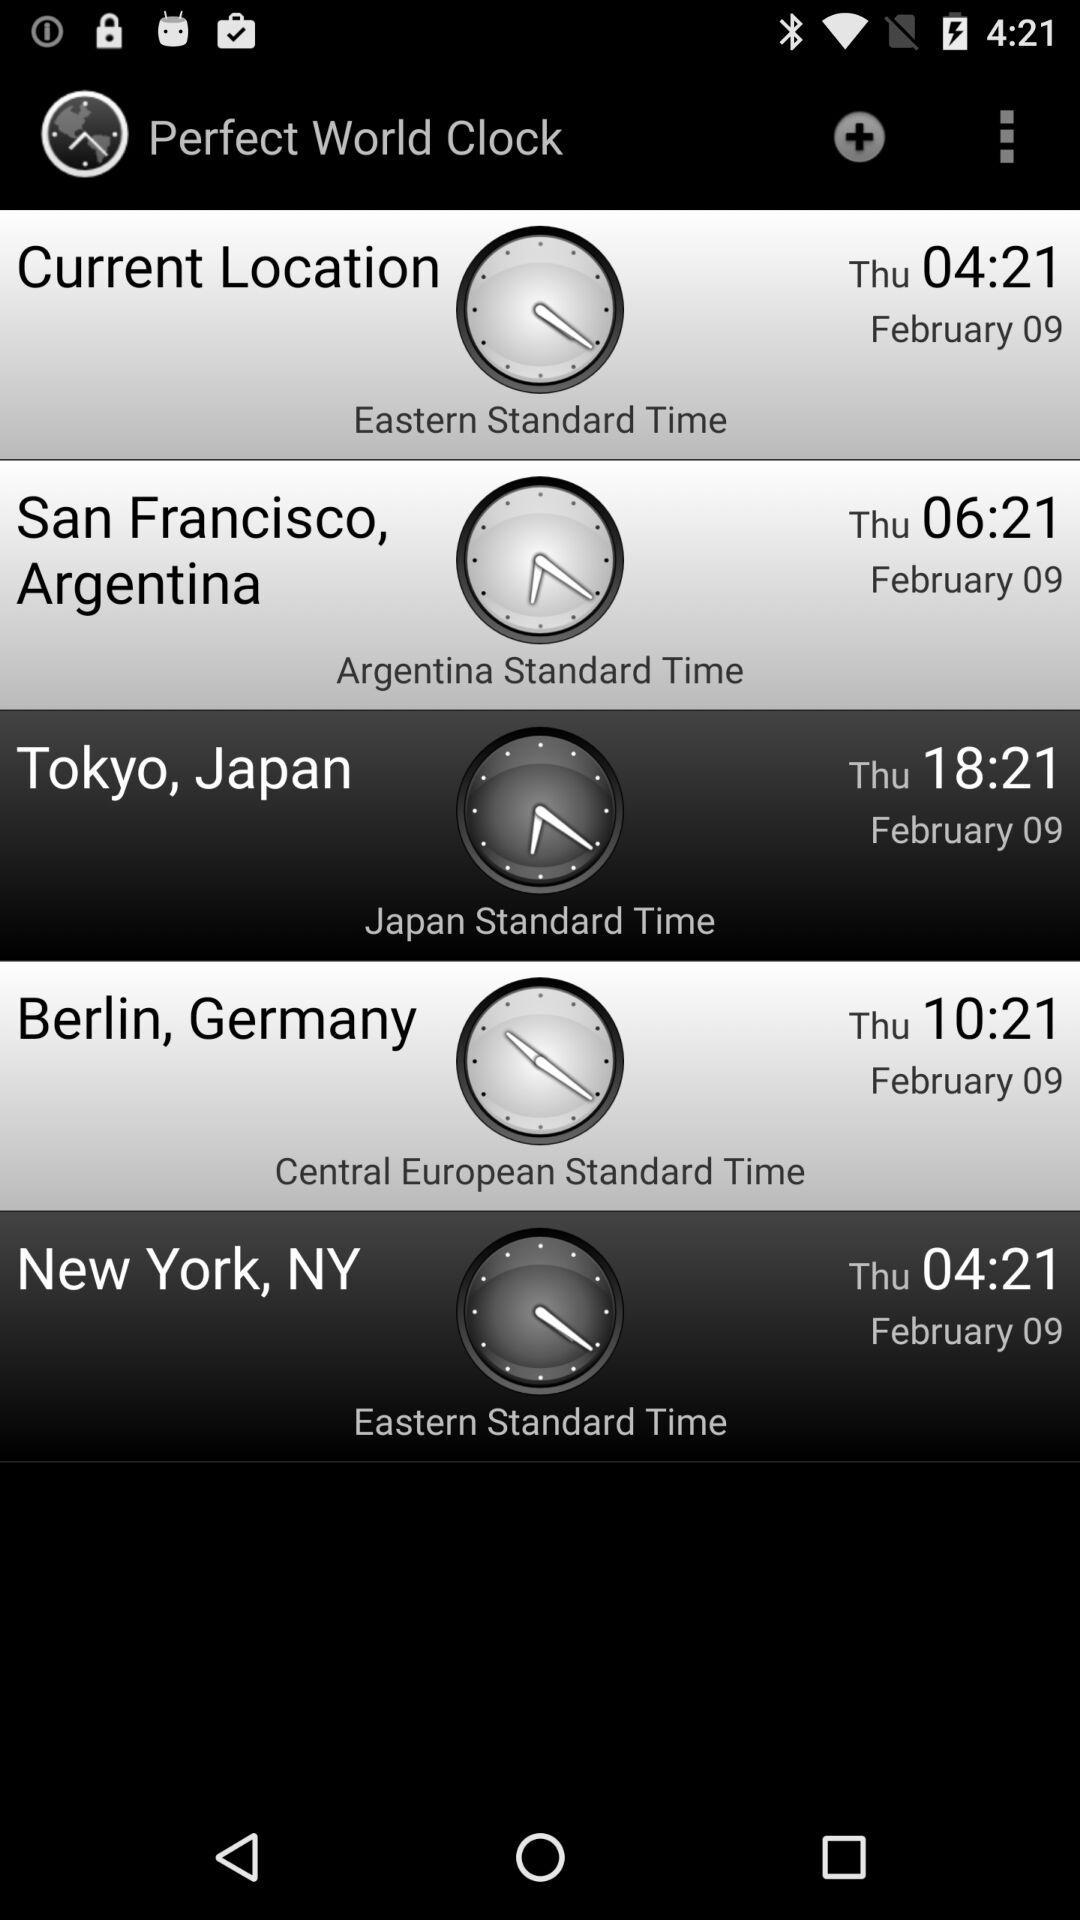 The image size is (1080, 1920). I want to click on the central european standard, so click(540, 1170).